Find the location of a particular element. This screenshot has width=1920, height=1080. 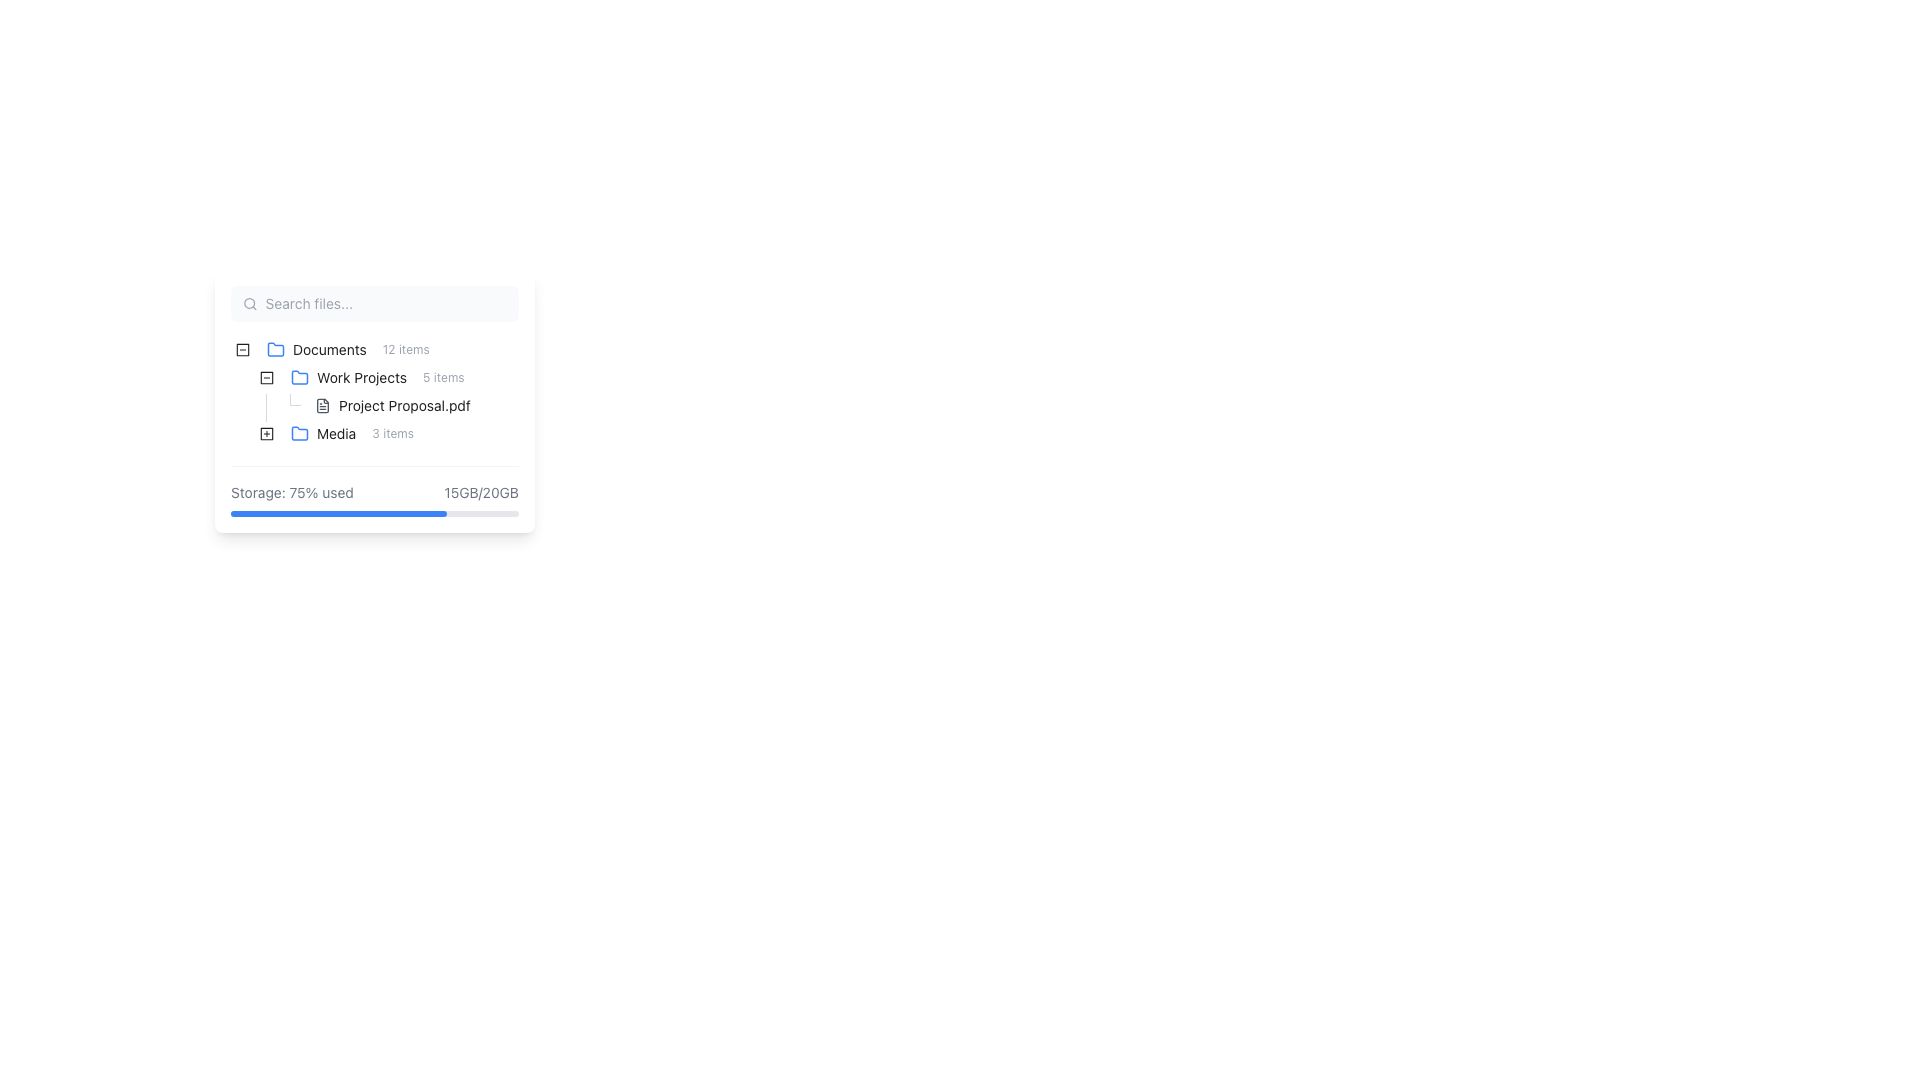

the blue outlined folder icon representing the 'Work Projects' folder is located at coordinates (298, 377).